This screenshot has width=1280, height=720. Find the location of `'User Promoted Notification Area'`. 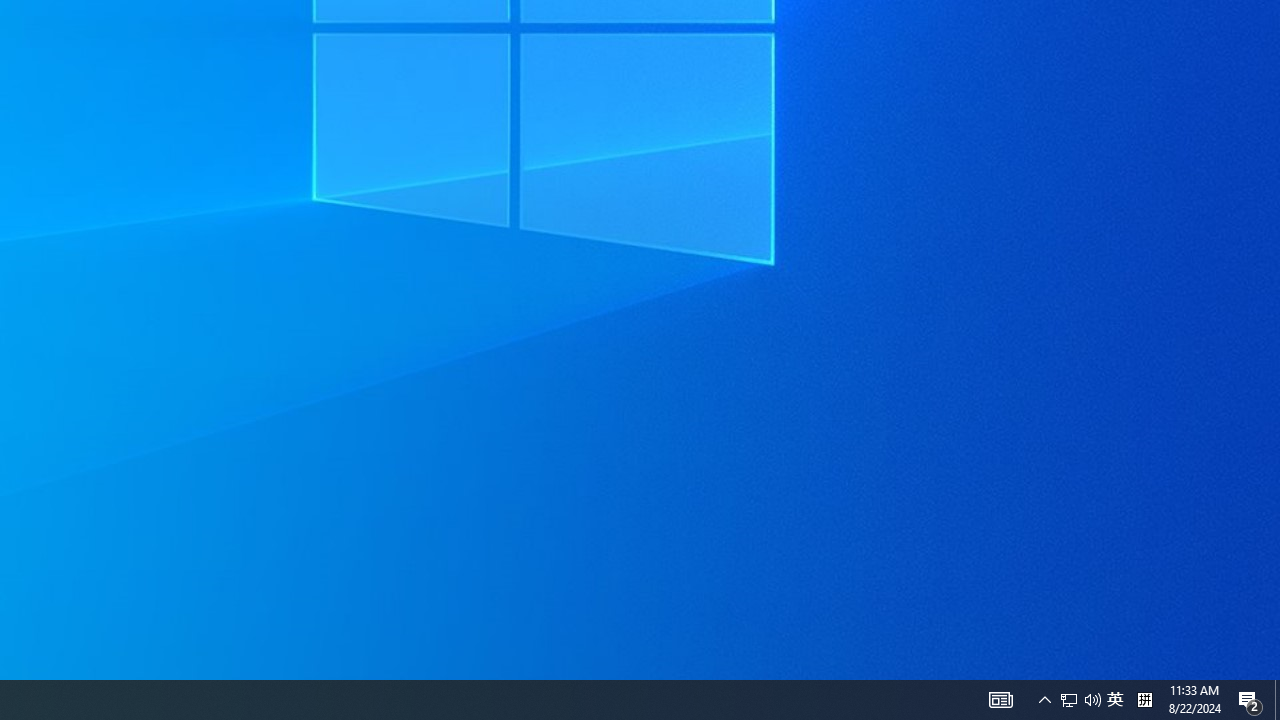

'User Promoted Notification Area' is located at coordinates (1092, 698).